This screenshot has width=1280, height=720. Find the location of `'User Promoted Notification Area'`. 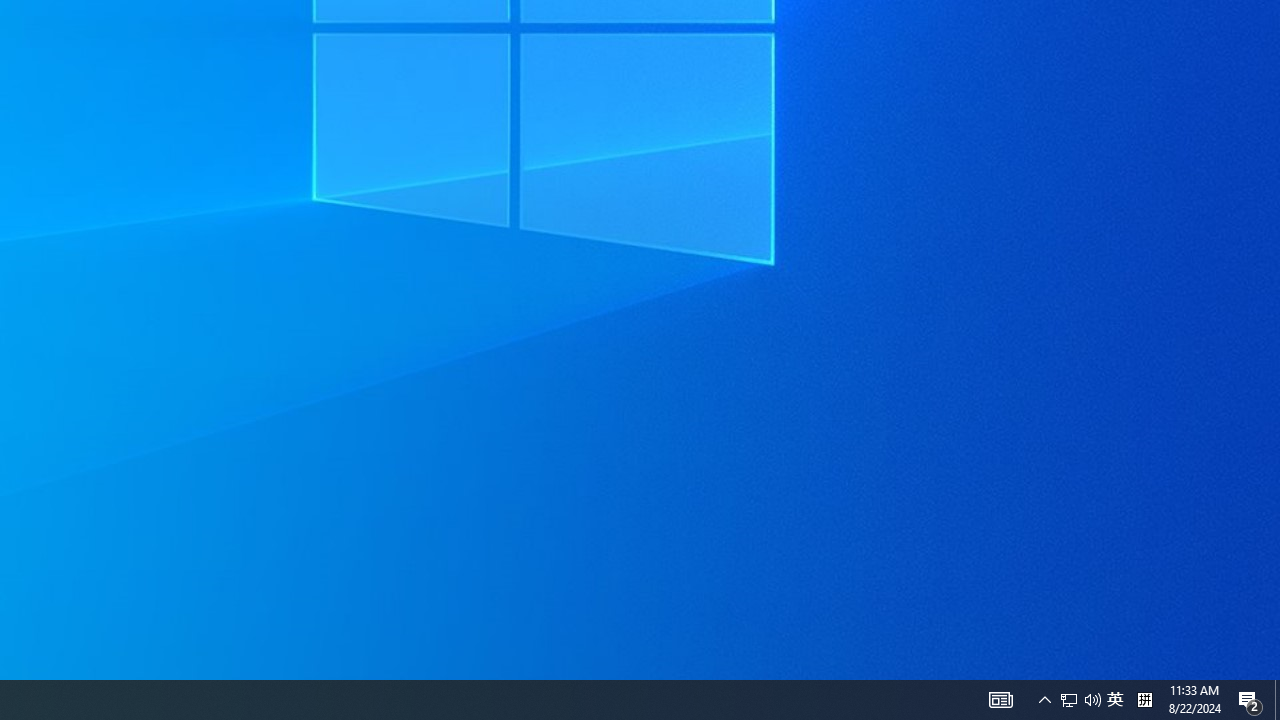

'User Promoted Notification Area' is located at coordinates (1092, 698).